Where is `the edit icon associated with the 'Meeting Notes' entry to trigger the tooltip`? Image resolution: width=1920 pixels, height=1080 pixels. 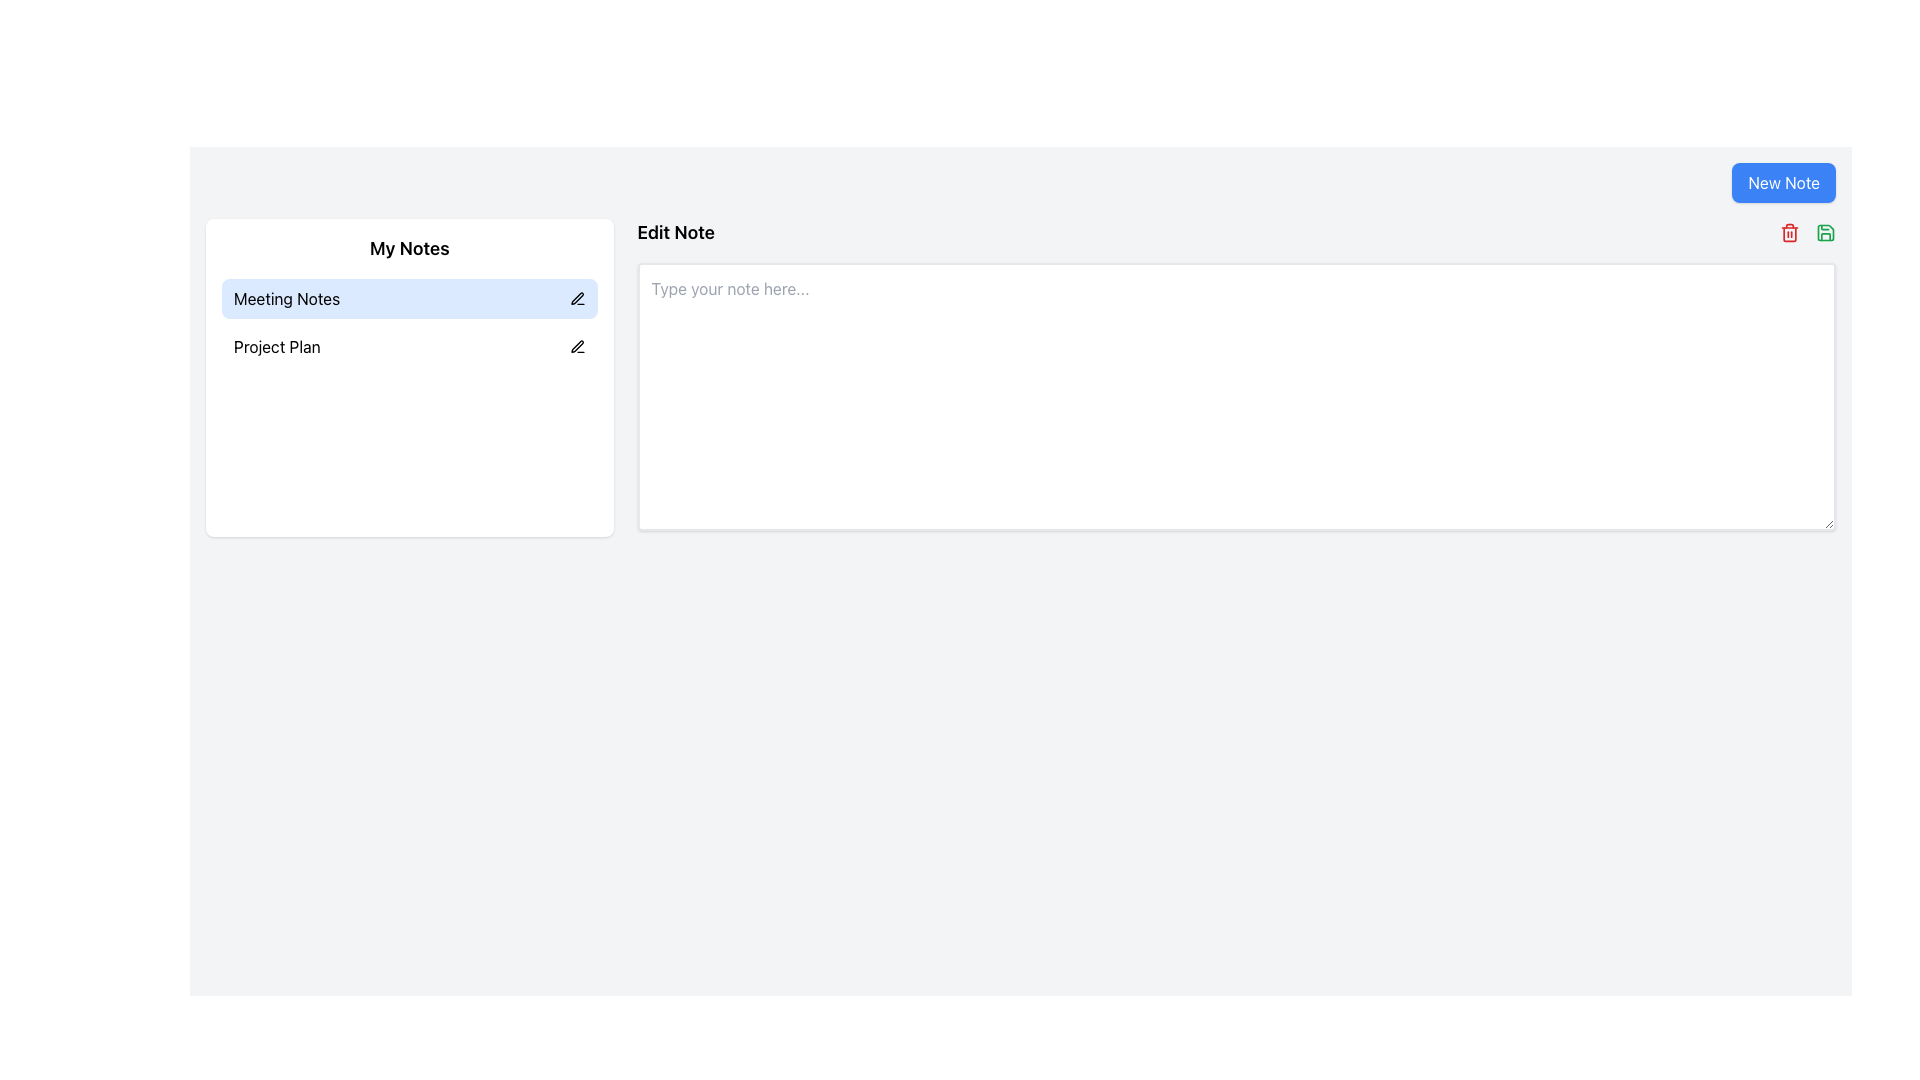
the edit icon associated with the 'Meeting Notes' entry to trigger the tooltip is located at coordinates (576, 299).